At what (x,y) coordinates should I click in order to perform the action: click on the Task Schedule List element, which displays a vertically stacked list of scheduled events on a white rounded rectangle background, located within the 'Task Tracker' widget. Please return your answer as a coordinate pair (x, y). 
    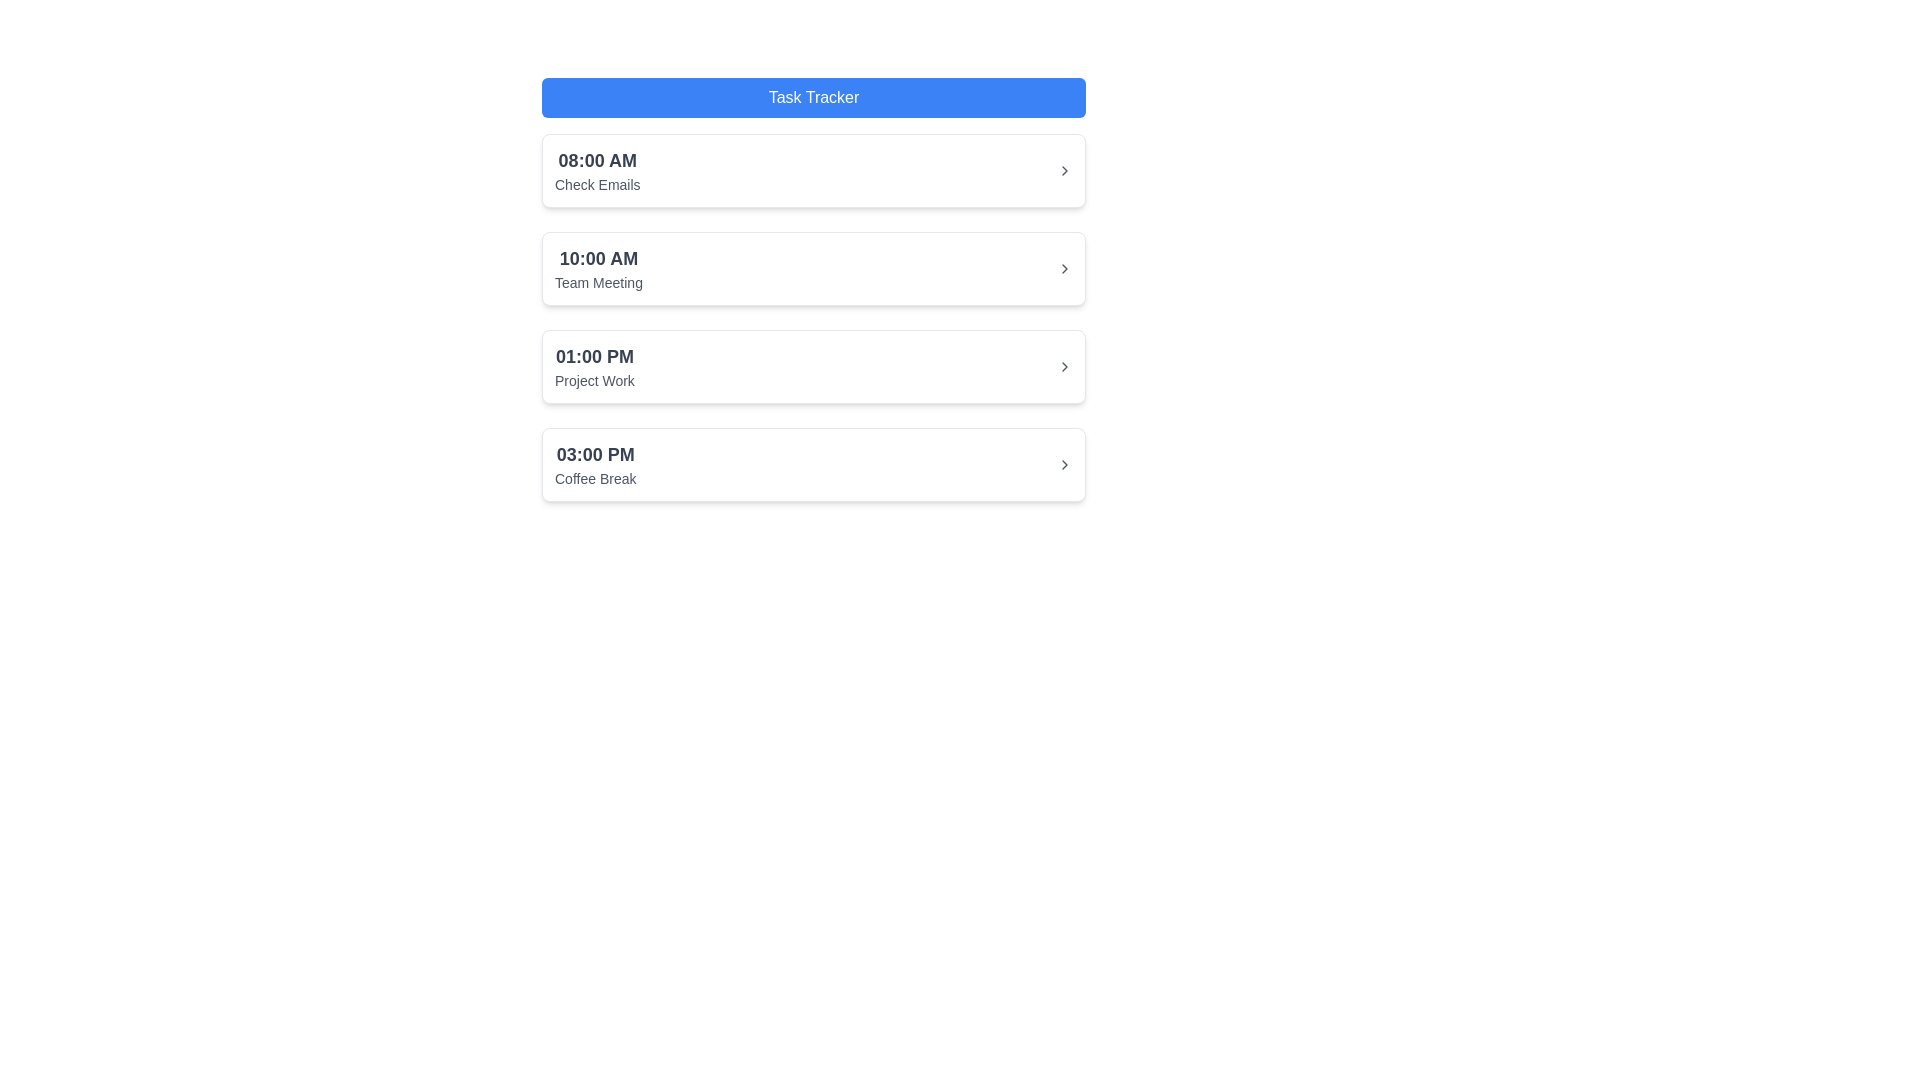
    Looking at the image, I should click on (814, 316).